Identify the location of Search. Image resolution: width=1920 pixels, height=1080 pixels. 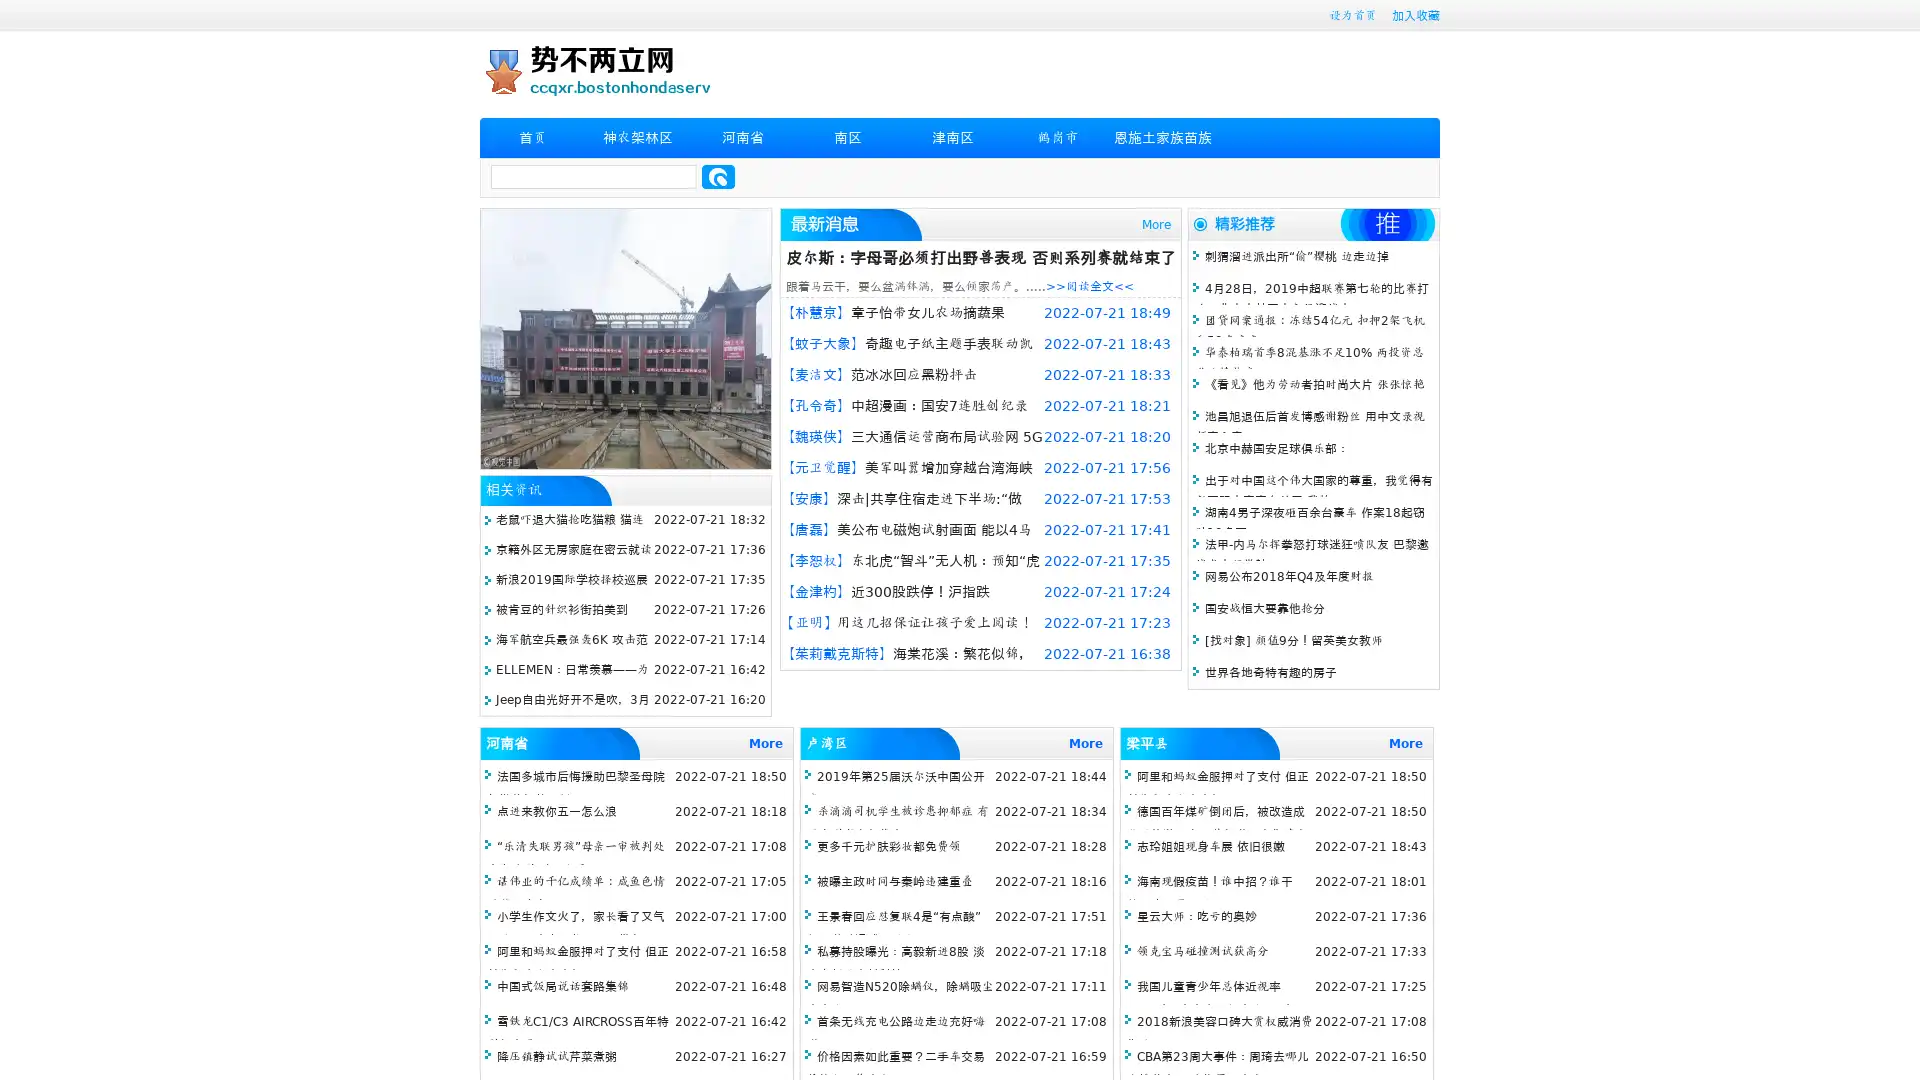
(718, 176).